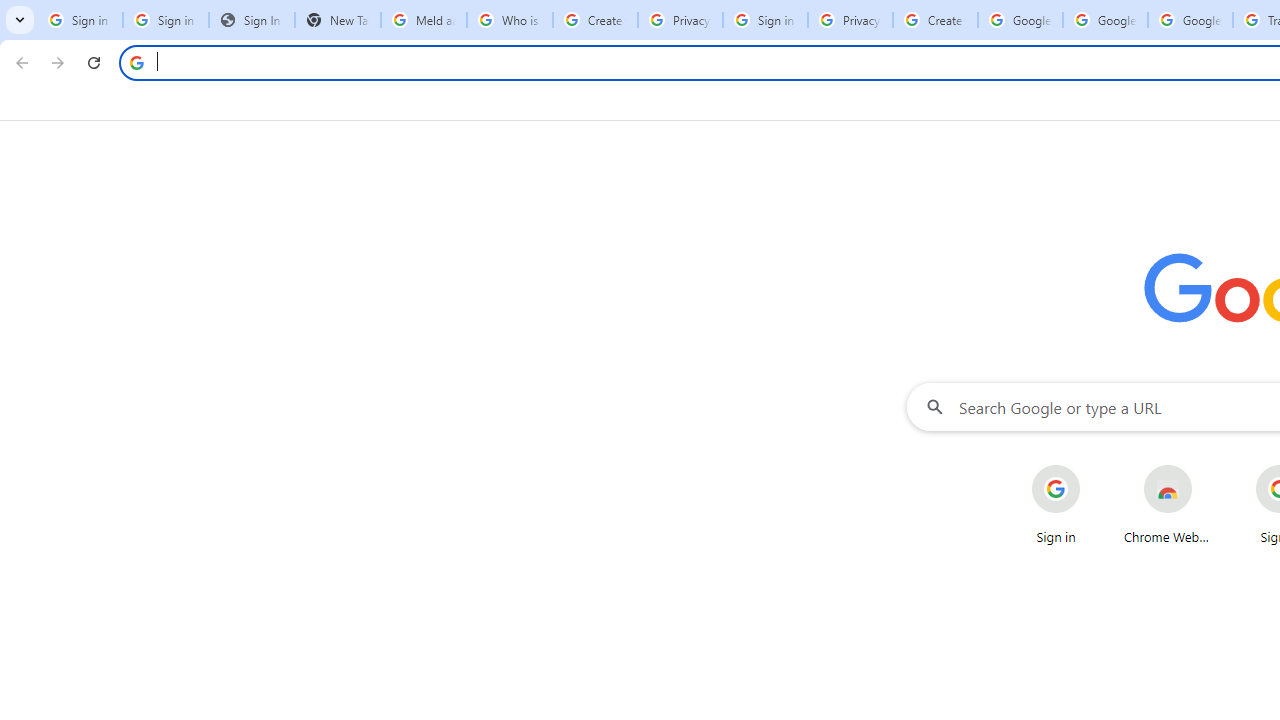  What do you see at coordinates (251, 20) in the screenshot?
I see `'Sign In - USA TODAY'` at bounding box center [251, 20].